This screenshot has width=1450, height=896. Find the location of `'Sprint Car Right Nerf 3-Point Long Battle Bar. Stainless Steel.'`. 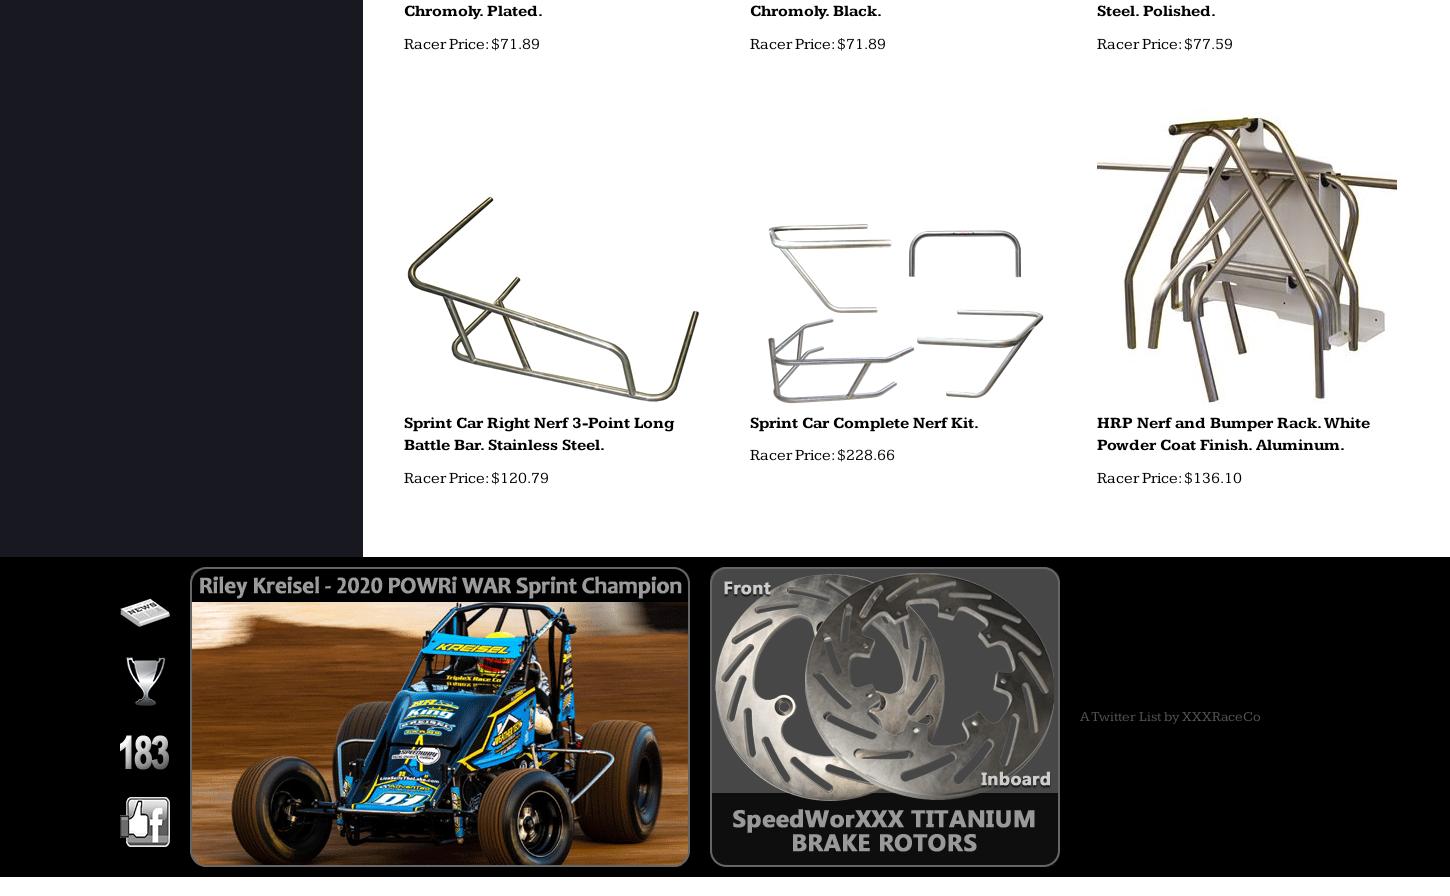

'Sprint Car Right Nerf 3-Point Long Battle Bar. Stainless Steel.' is located at coordinates (537, 434).